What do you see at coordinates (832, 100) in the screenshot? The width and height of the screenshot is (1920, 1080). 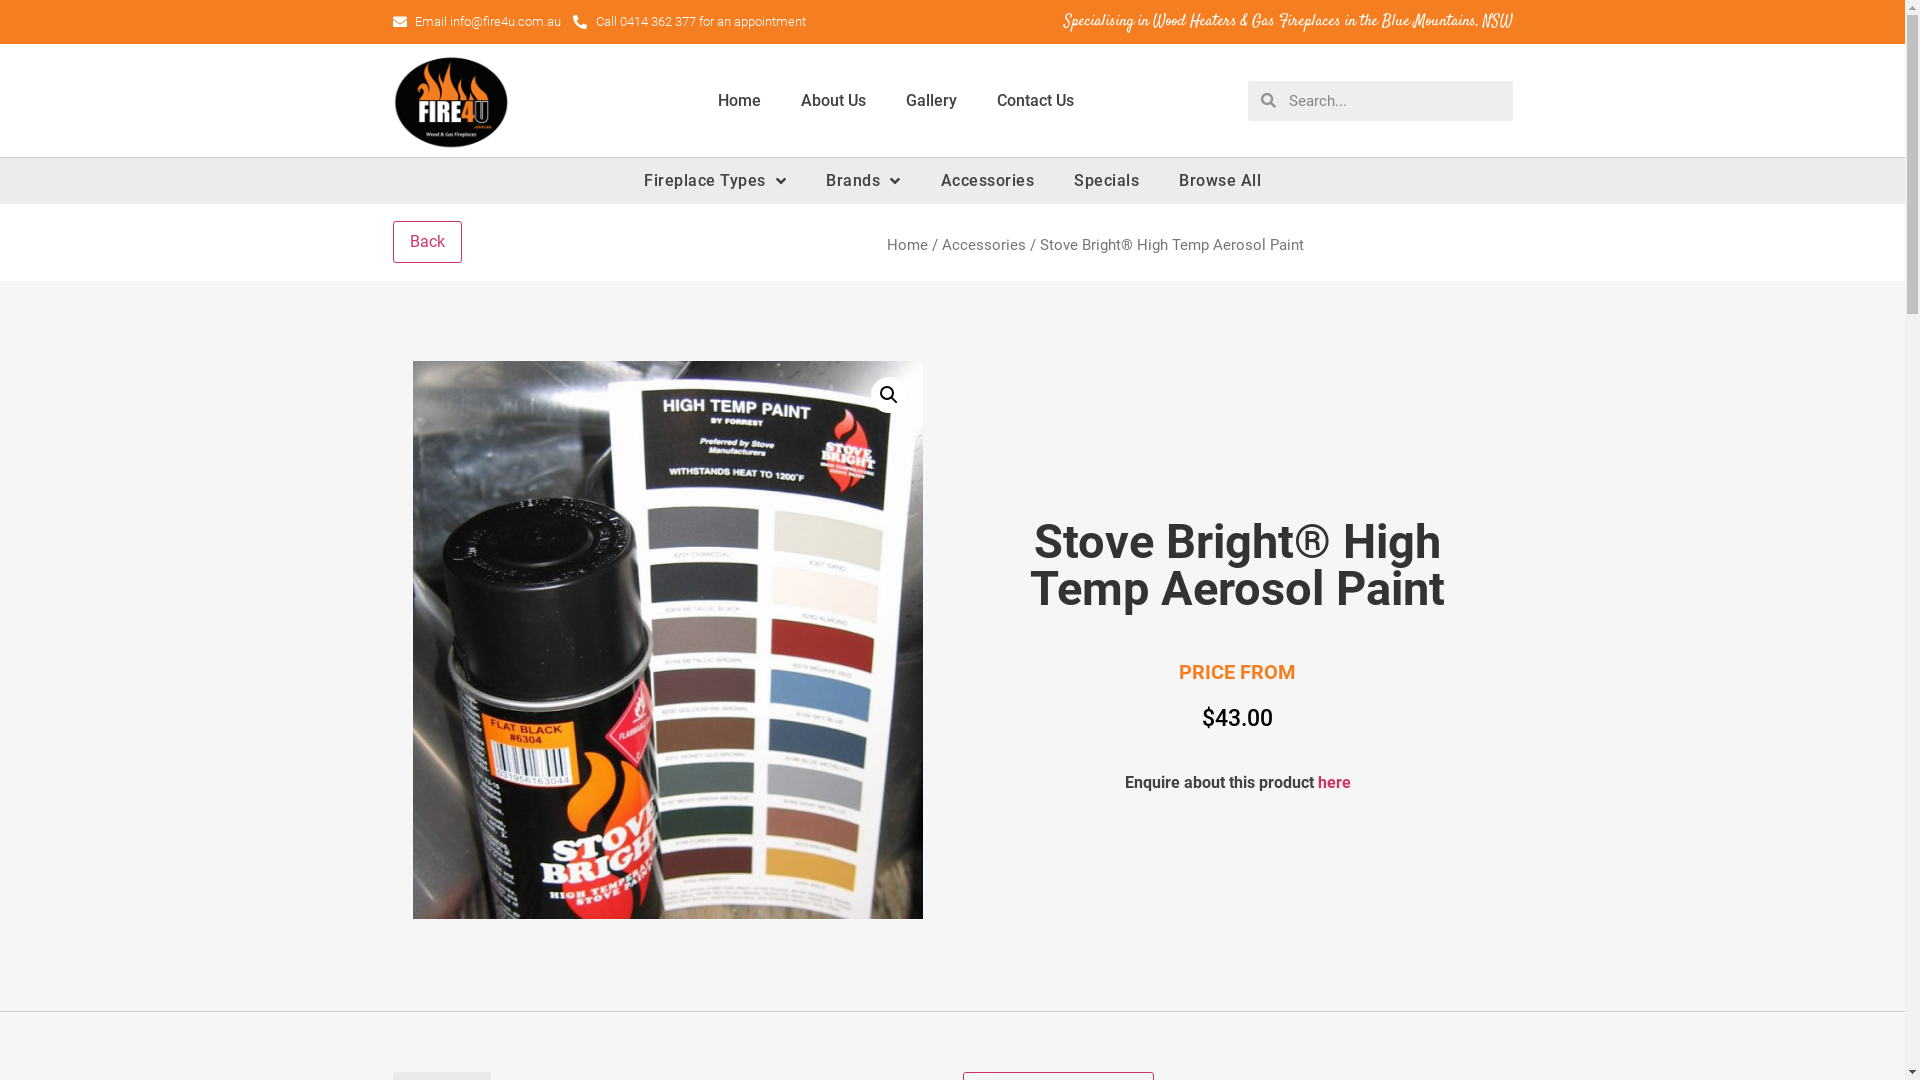 I see `'About Us'` at bounding box center [832, 100].